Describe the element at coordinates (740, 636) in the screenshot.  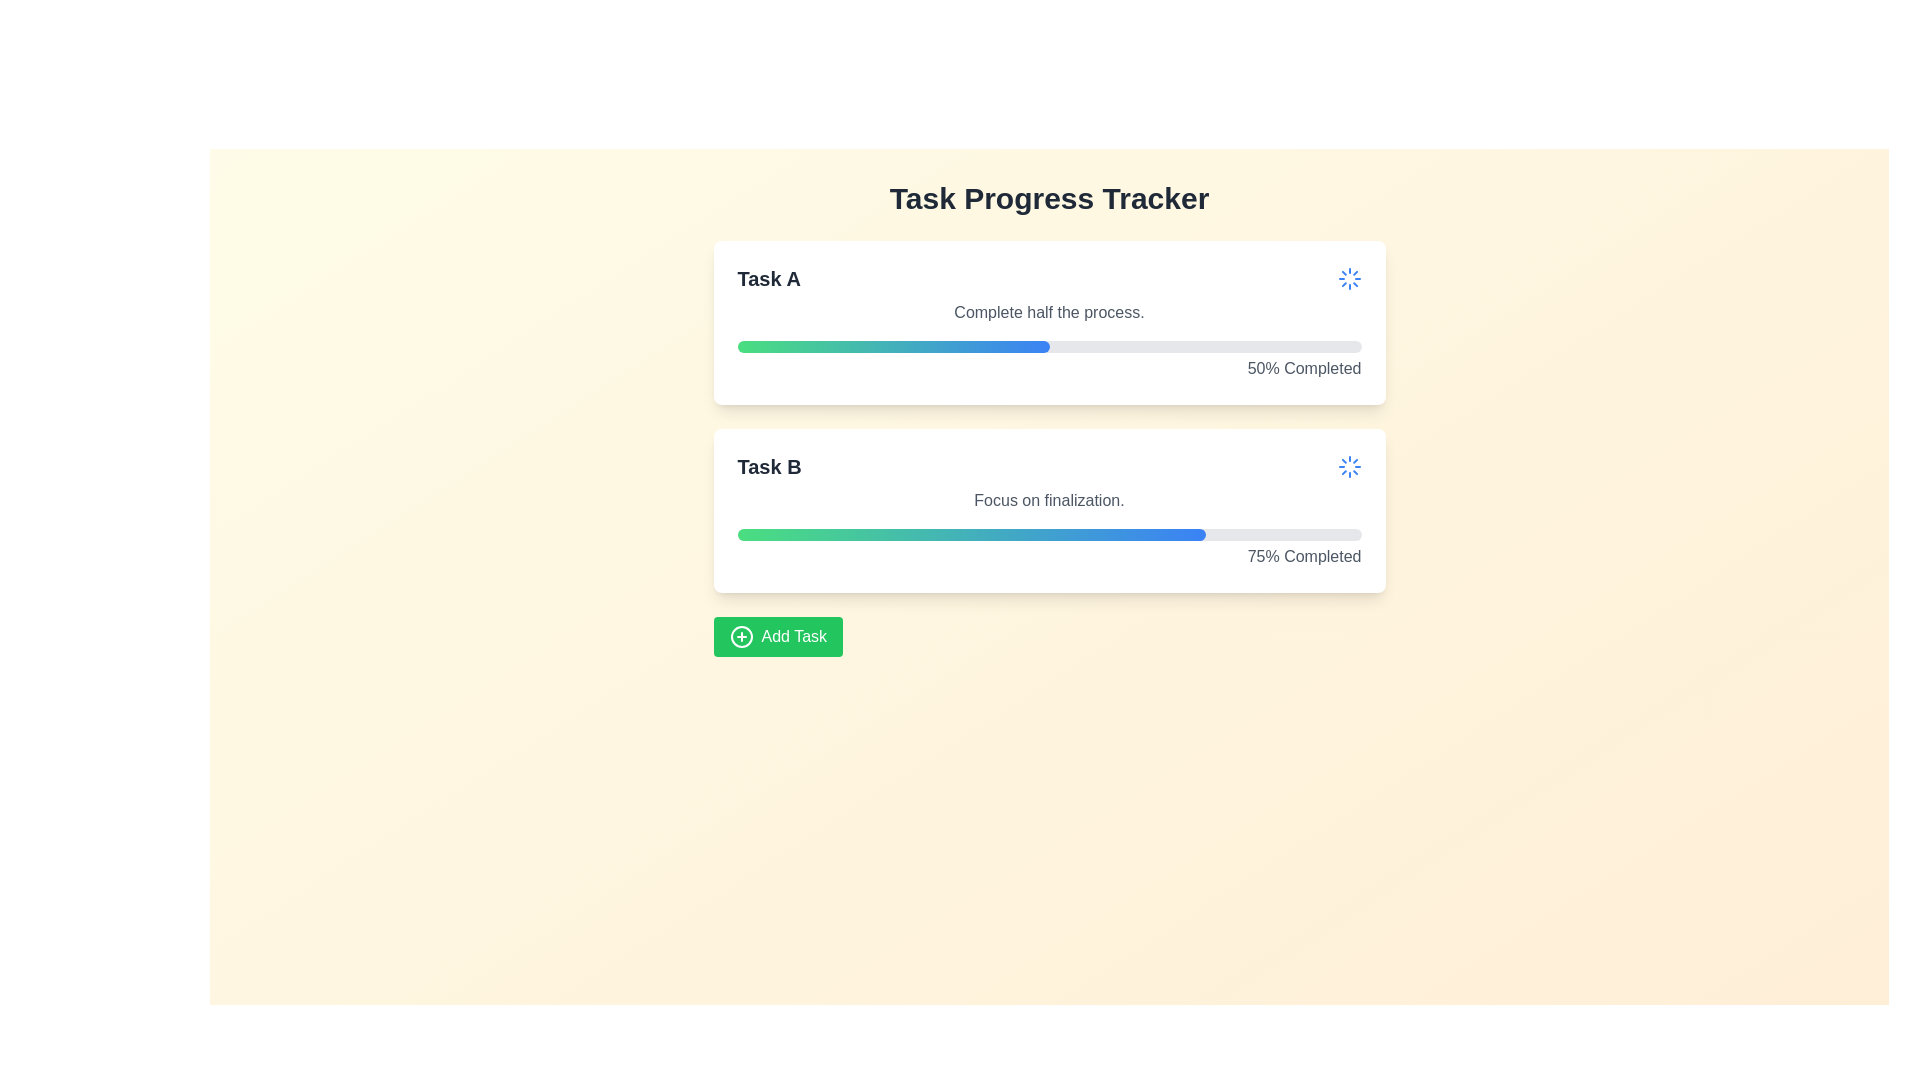
I see `the circular icon within the 'Add Task' button, which serves as a decorative element to assist with task addition recognition` at that location.